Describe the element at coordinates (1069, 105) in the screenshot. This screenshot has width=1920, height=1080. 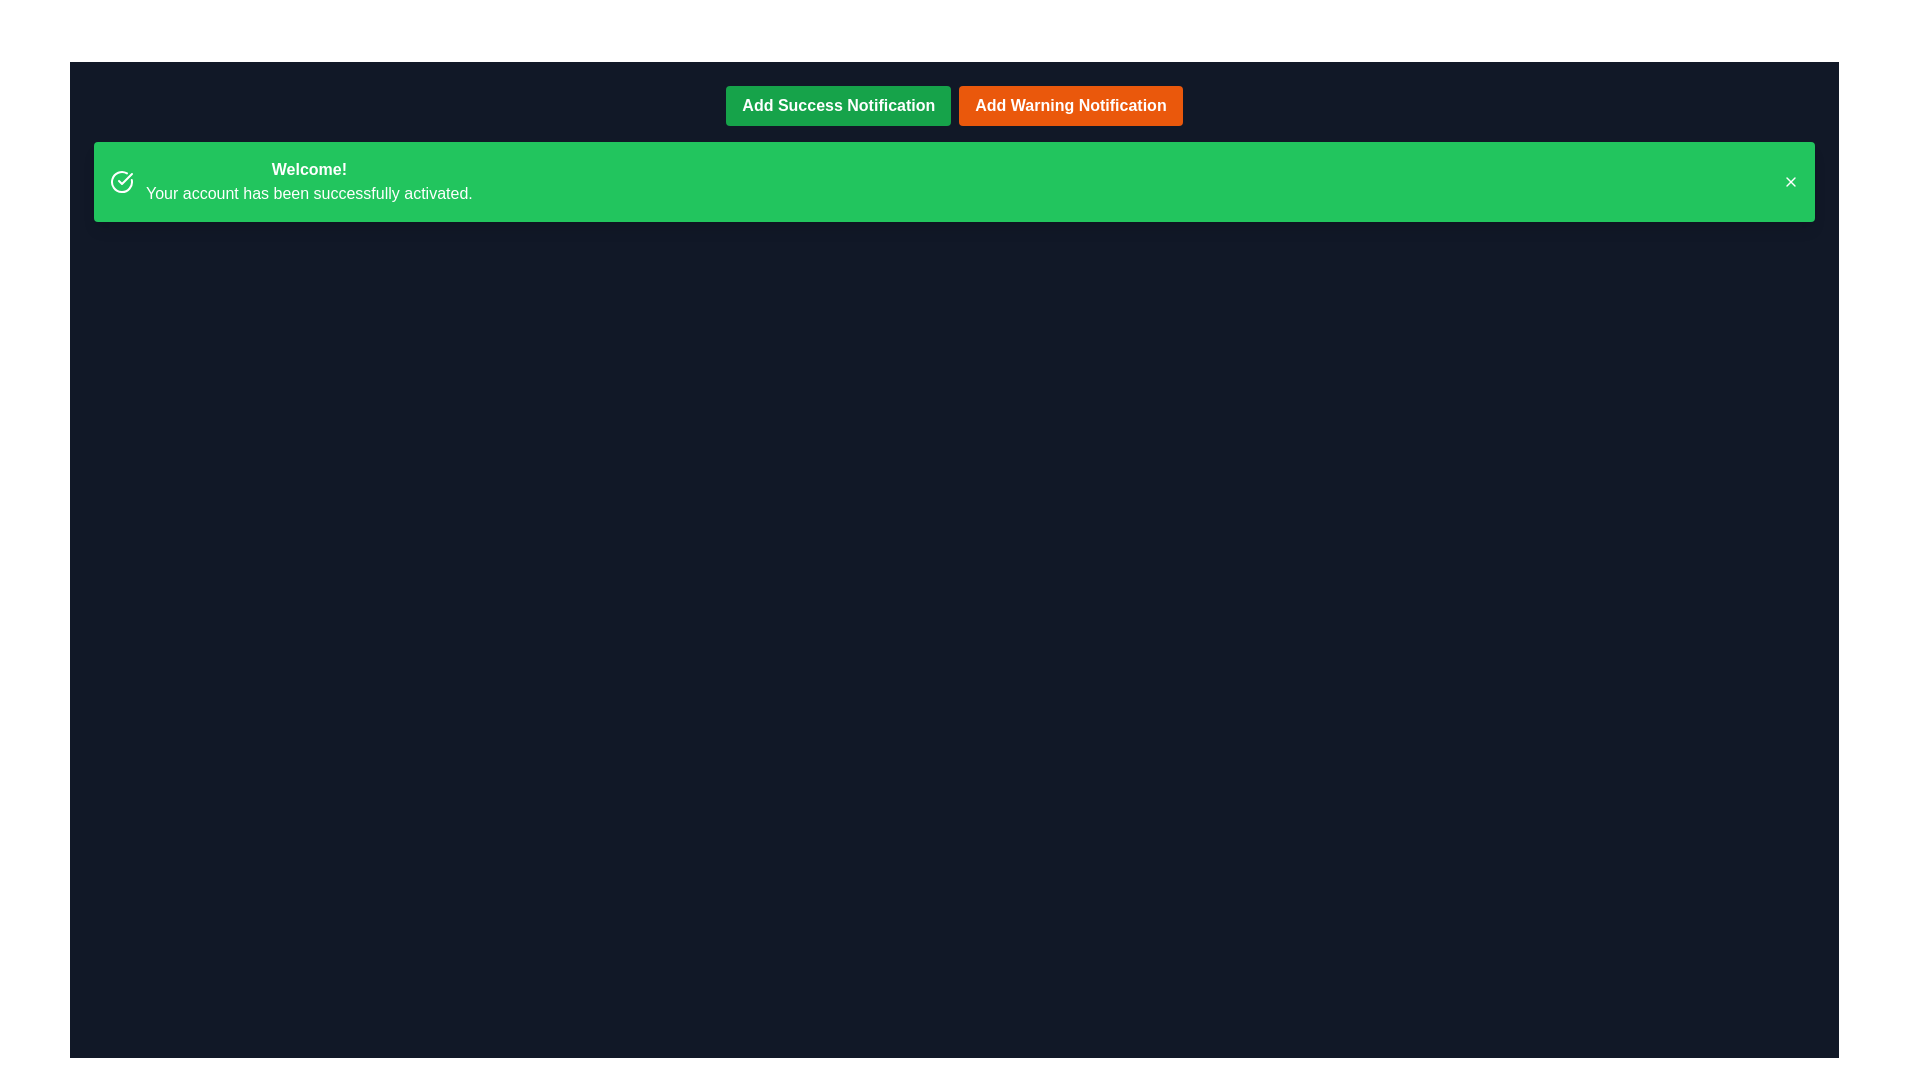
I see `the warning notification button, which is the second button in a pair` at that location.